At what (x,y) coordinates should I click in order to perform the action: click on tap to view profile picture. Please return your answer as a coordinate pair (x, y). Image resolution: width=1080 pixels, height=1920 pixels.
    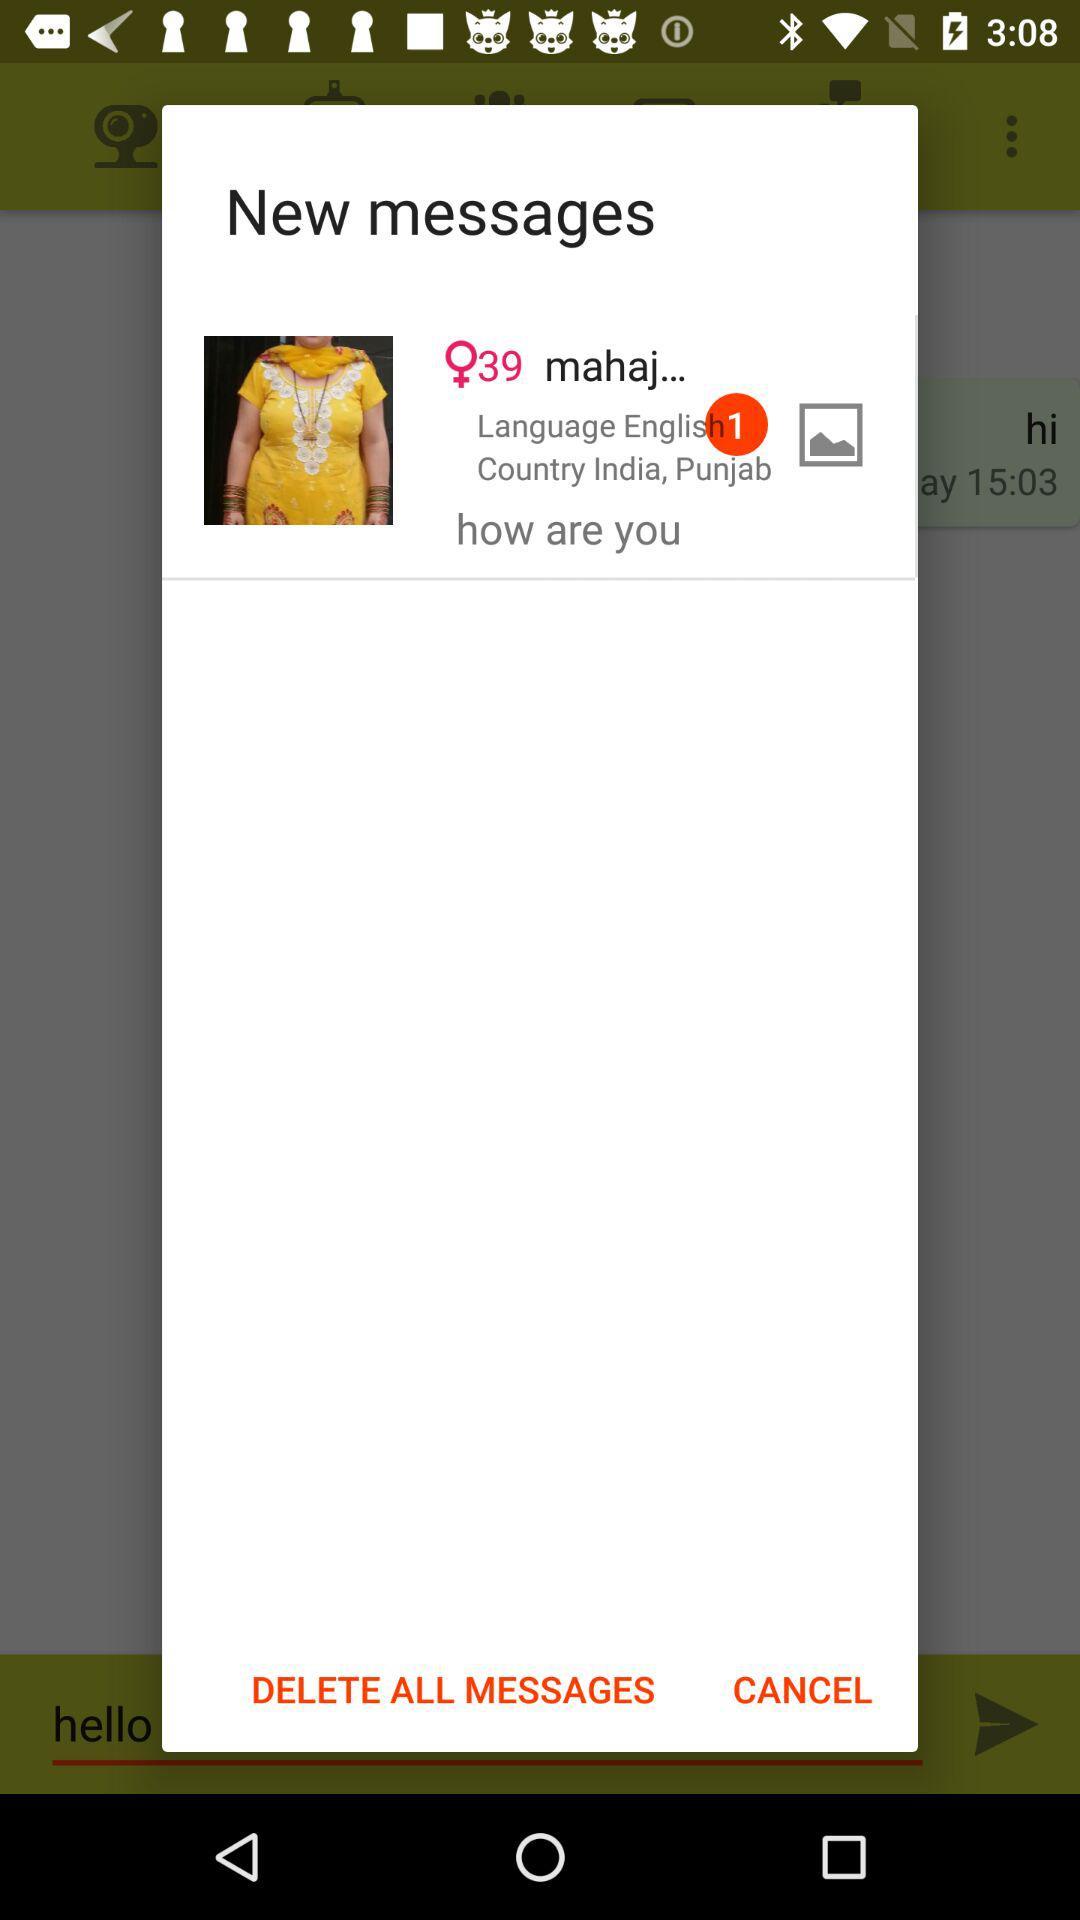
    Looking at the image, I should click on (298, 429).